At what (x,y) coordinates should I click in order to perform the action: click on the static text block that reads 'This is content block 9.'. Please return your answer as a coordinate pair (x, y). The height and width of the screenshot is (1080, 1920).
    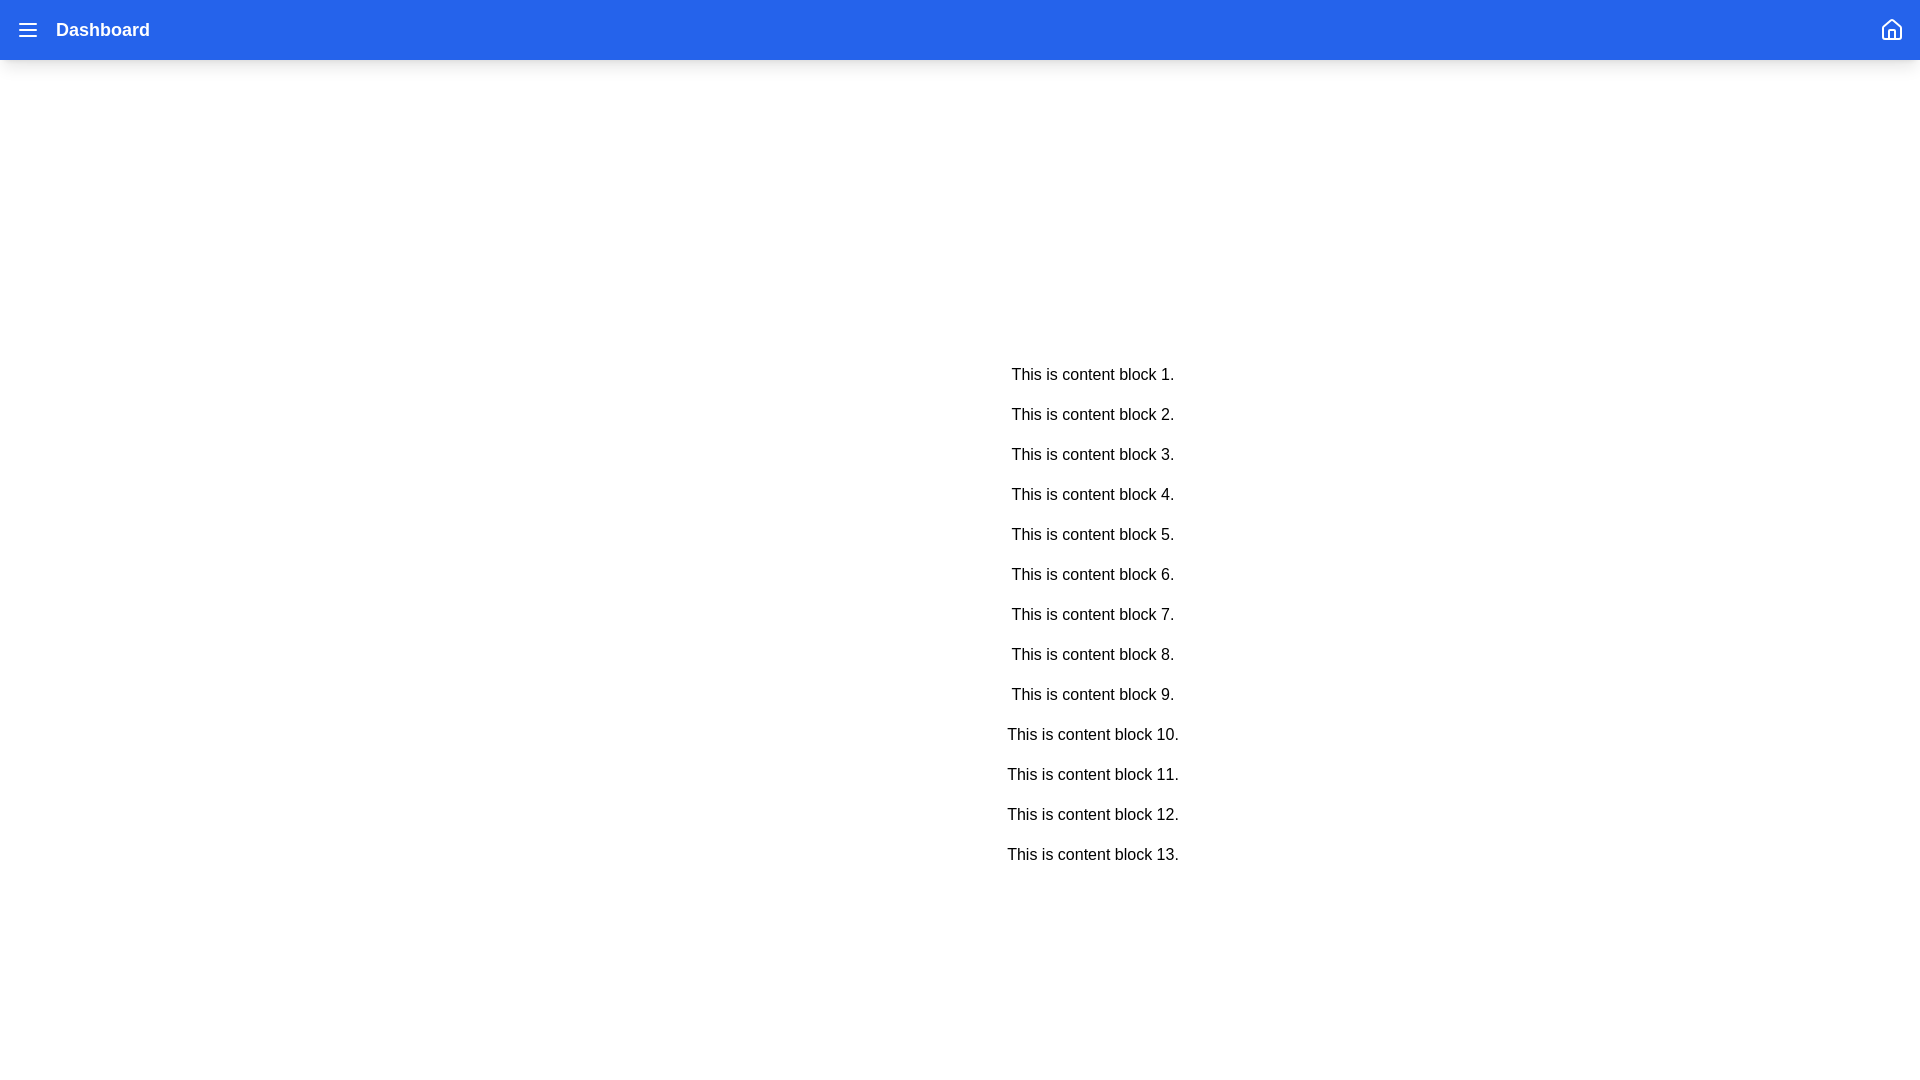
    Looking at the image, I should click on (1092, 693).